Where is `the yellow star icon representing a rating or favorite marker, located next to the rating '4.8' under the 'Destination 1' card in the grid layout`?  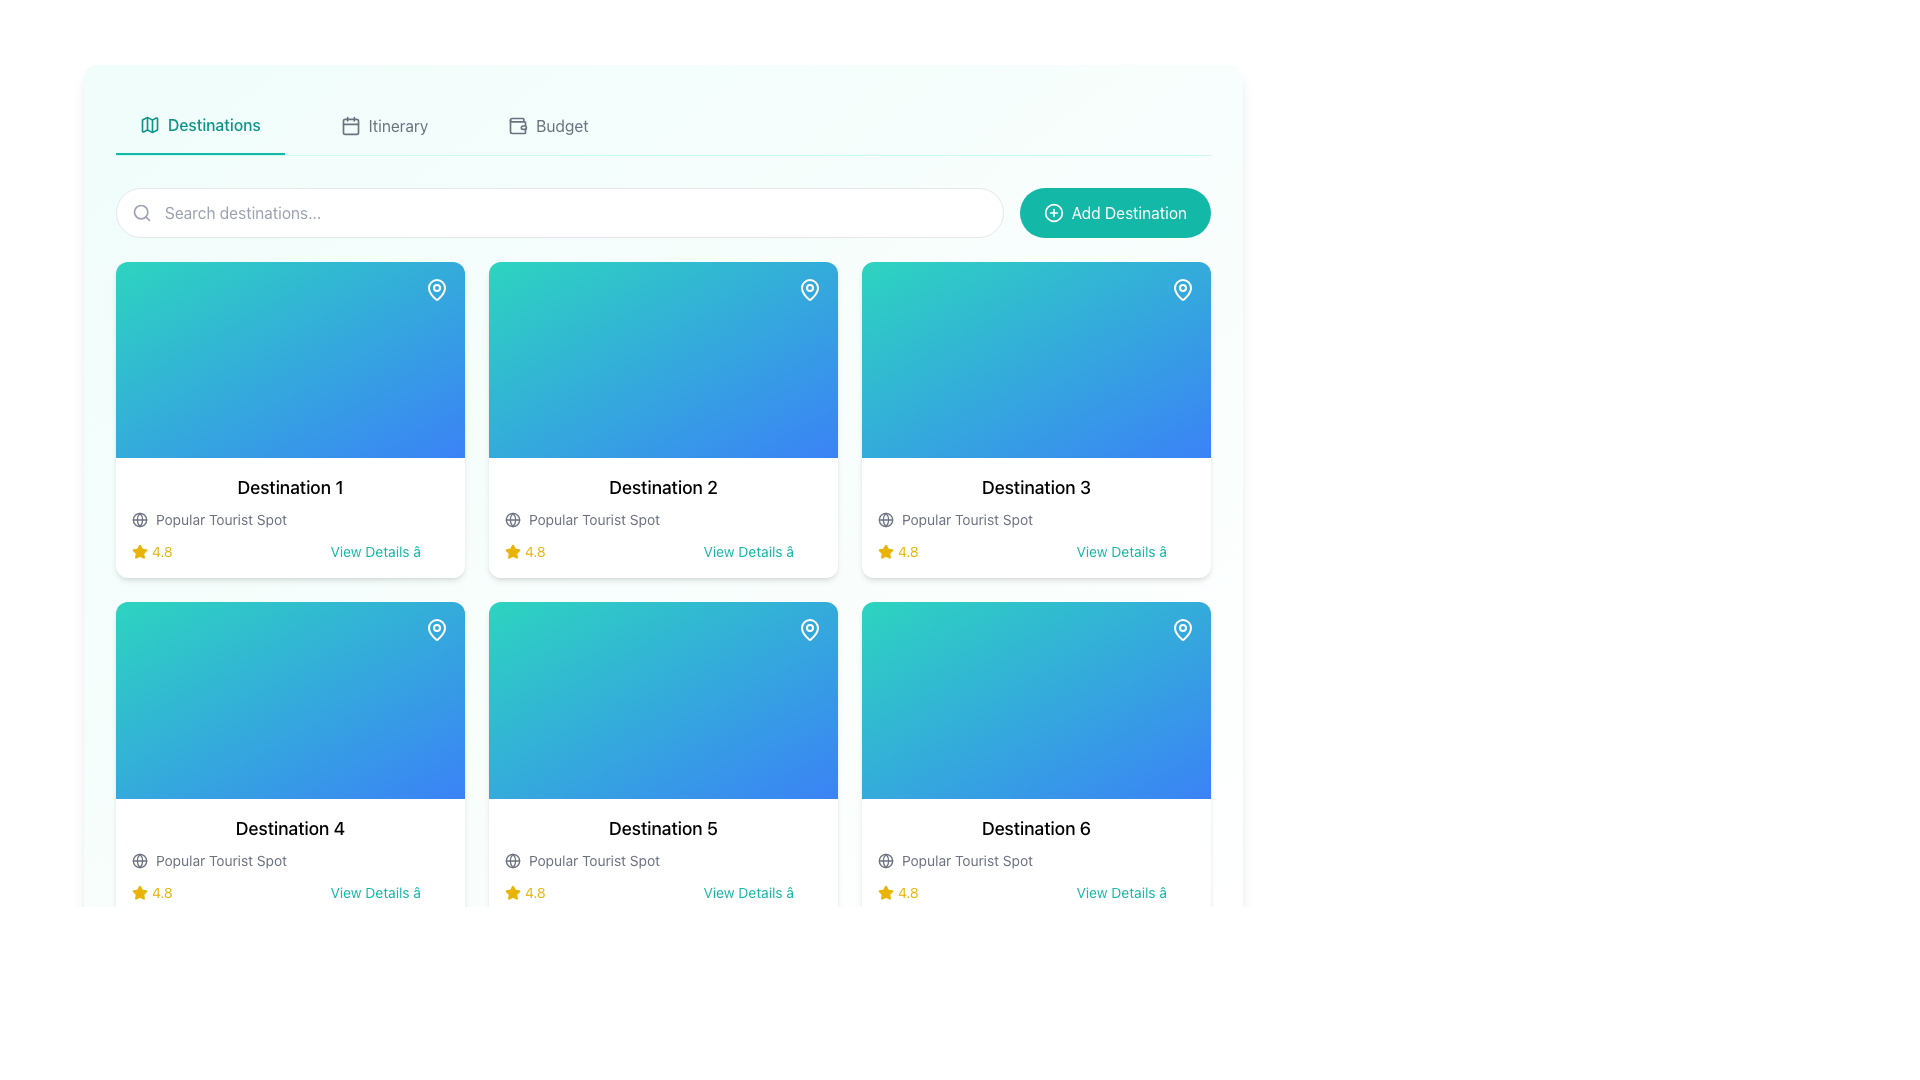
the yellow star icon representing a rating or favorite marker, located next to the rating '4.8' under the 'Destination 1' card in the grid layout is located at coordinates (513, 551).